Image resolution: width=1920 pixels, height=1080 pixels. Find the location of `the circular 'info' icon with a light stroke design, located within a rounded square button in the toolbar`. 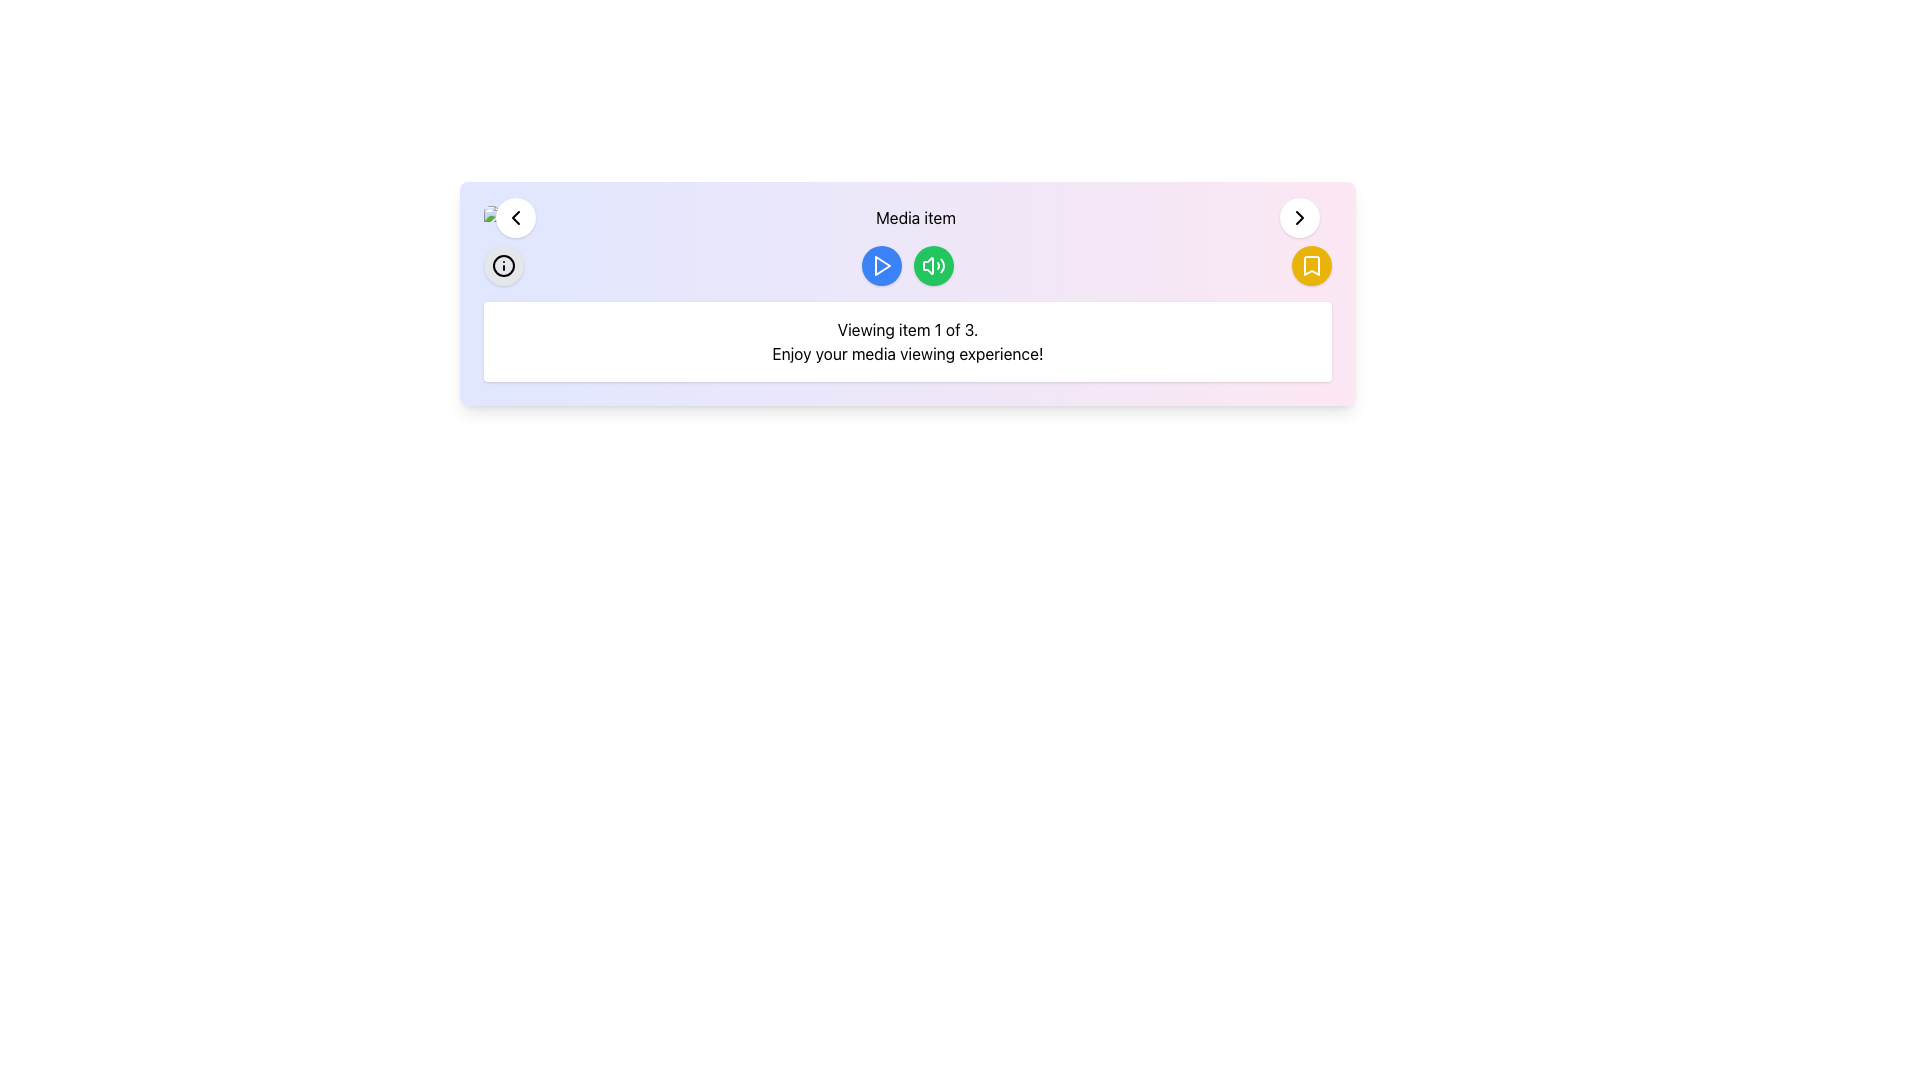

the circular 'info' icon with a light stroke design, located within a rounded square button in the toolbar is located at coordinates (504, 265).